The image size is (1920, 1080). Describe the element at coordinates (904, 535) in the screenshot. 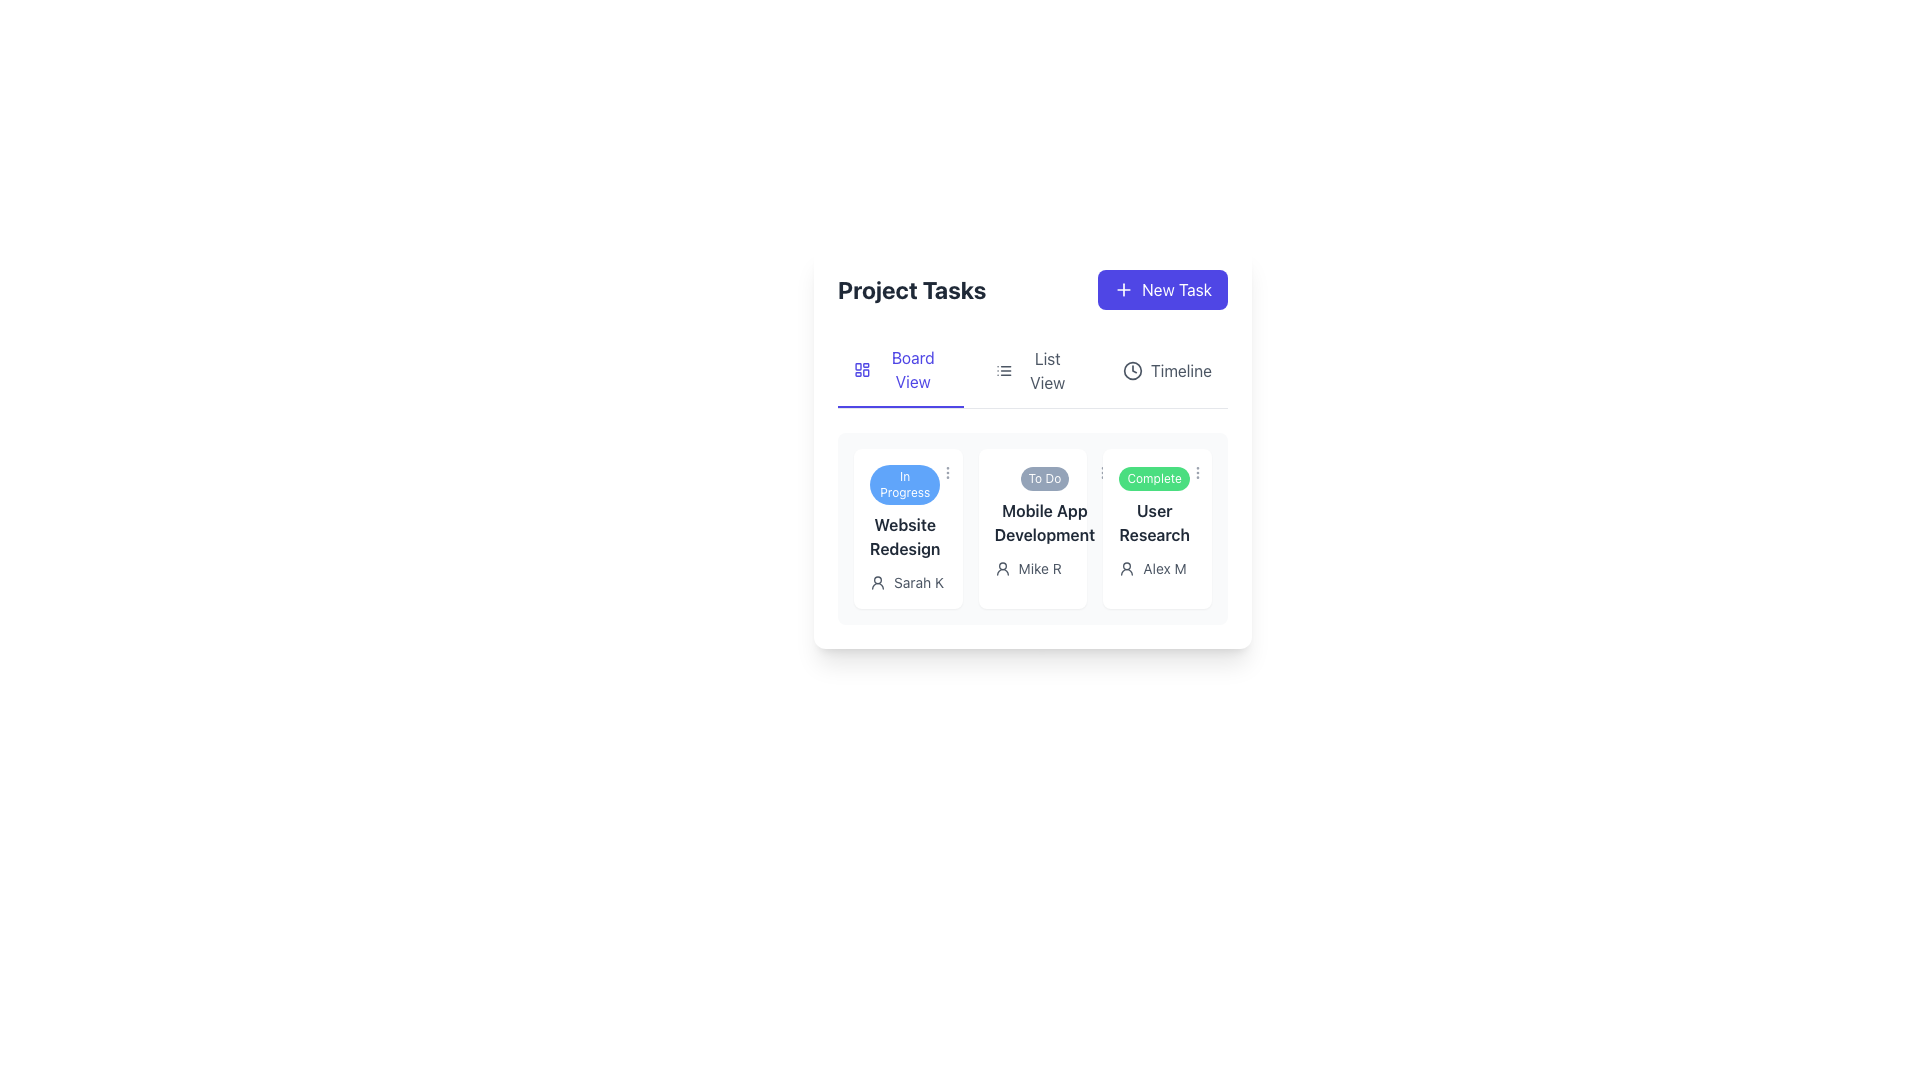

I see `the task name indicated` at that location.